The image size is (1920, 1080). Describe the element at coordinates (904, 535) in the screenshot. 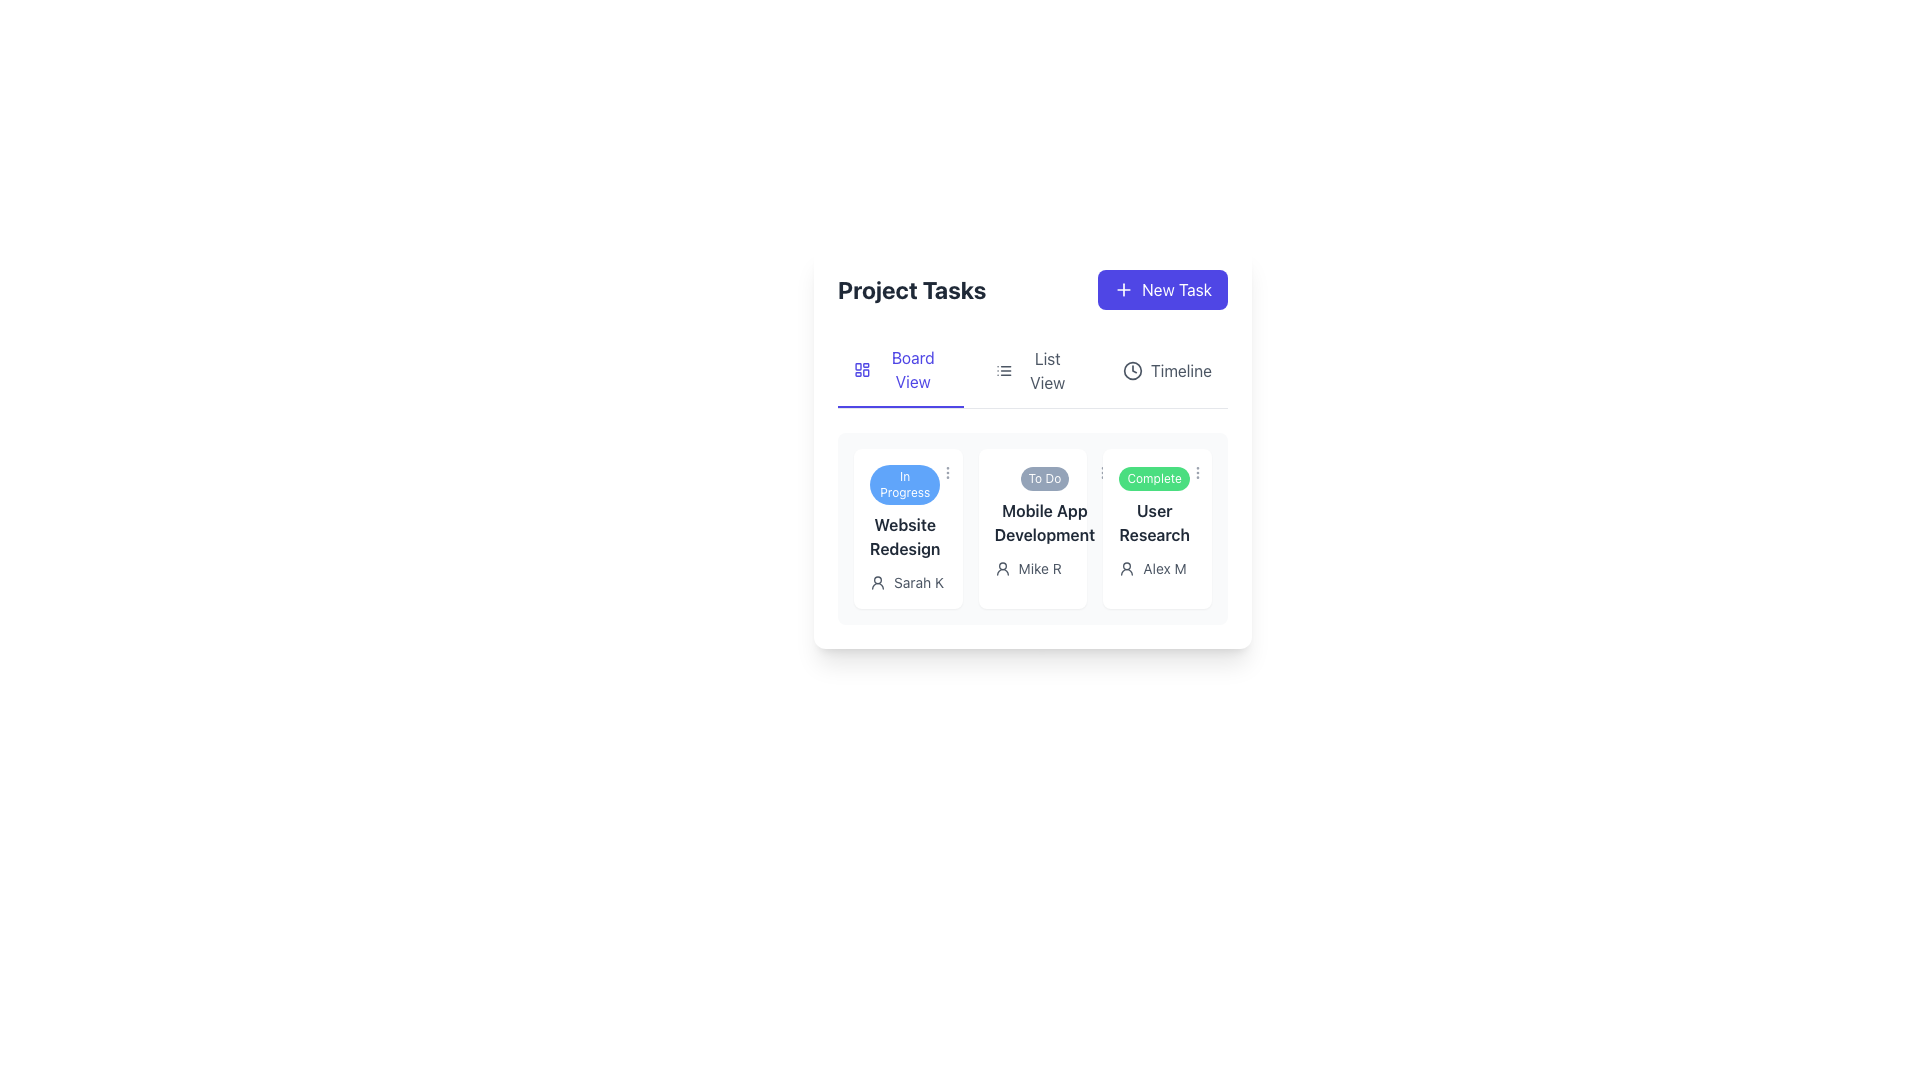

I see `the task name indicated` at that location.